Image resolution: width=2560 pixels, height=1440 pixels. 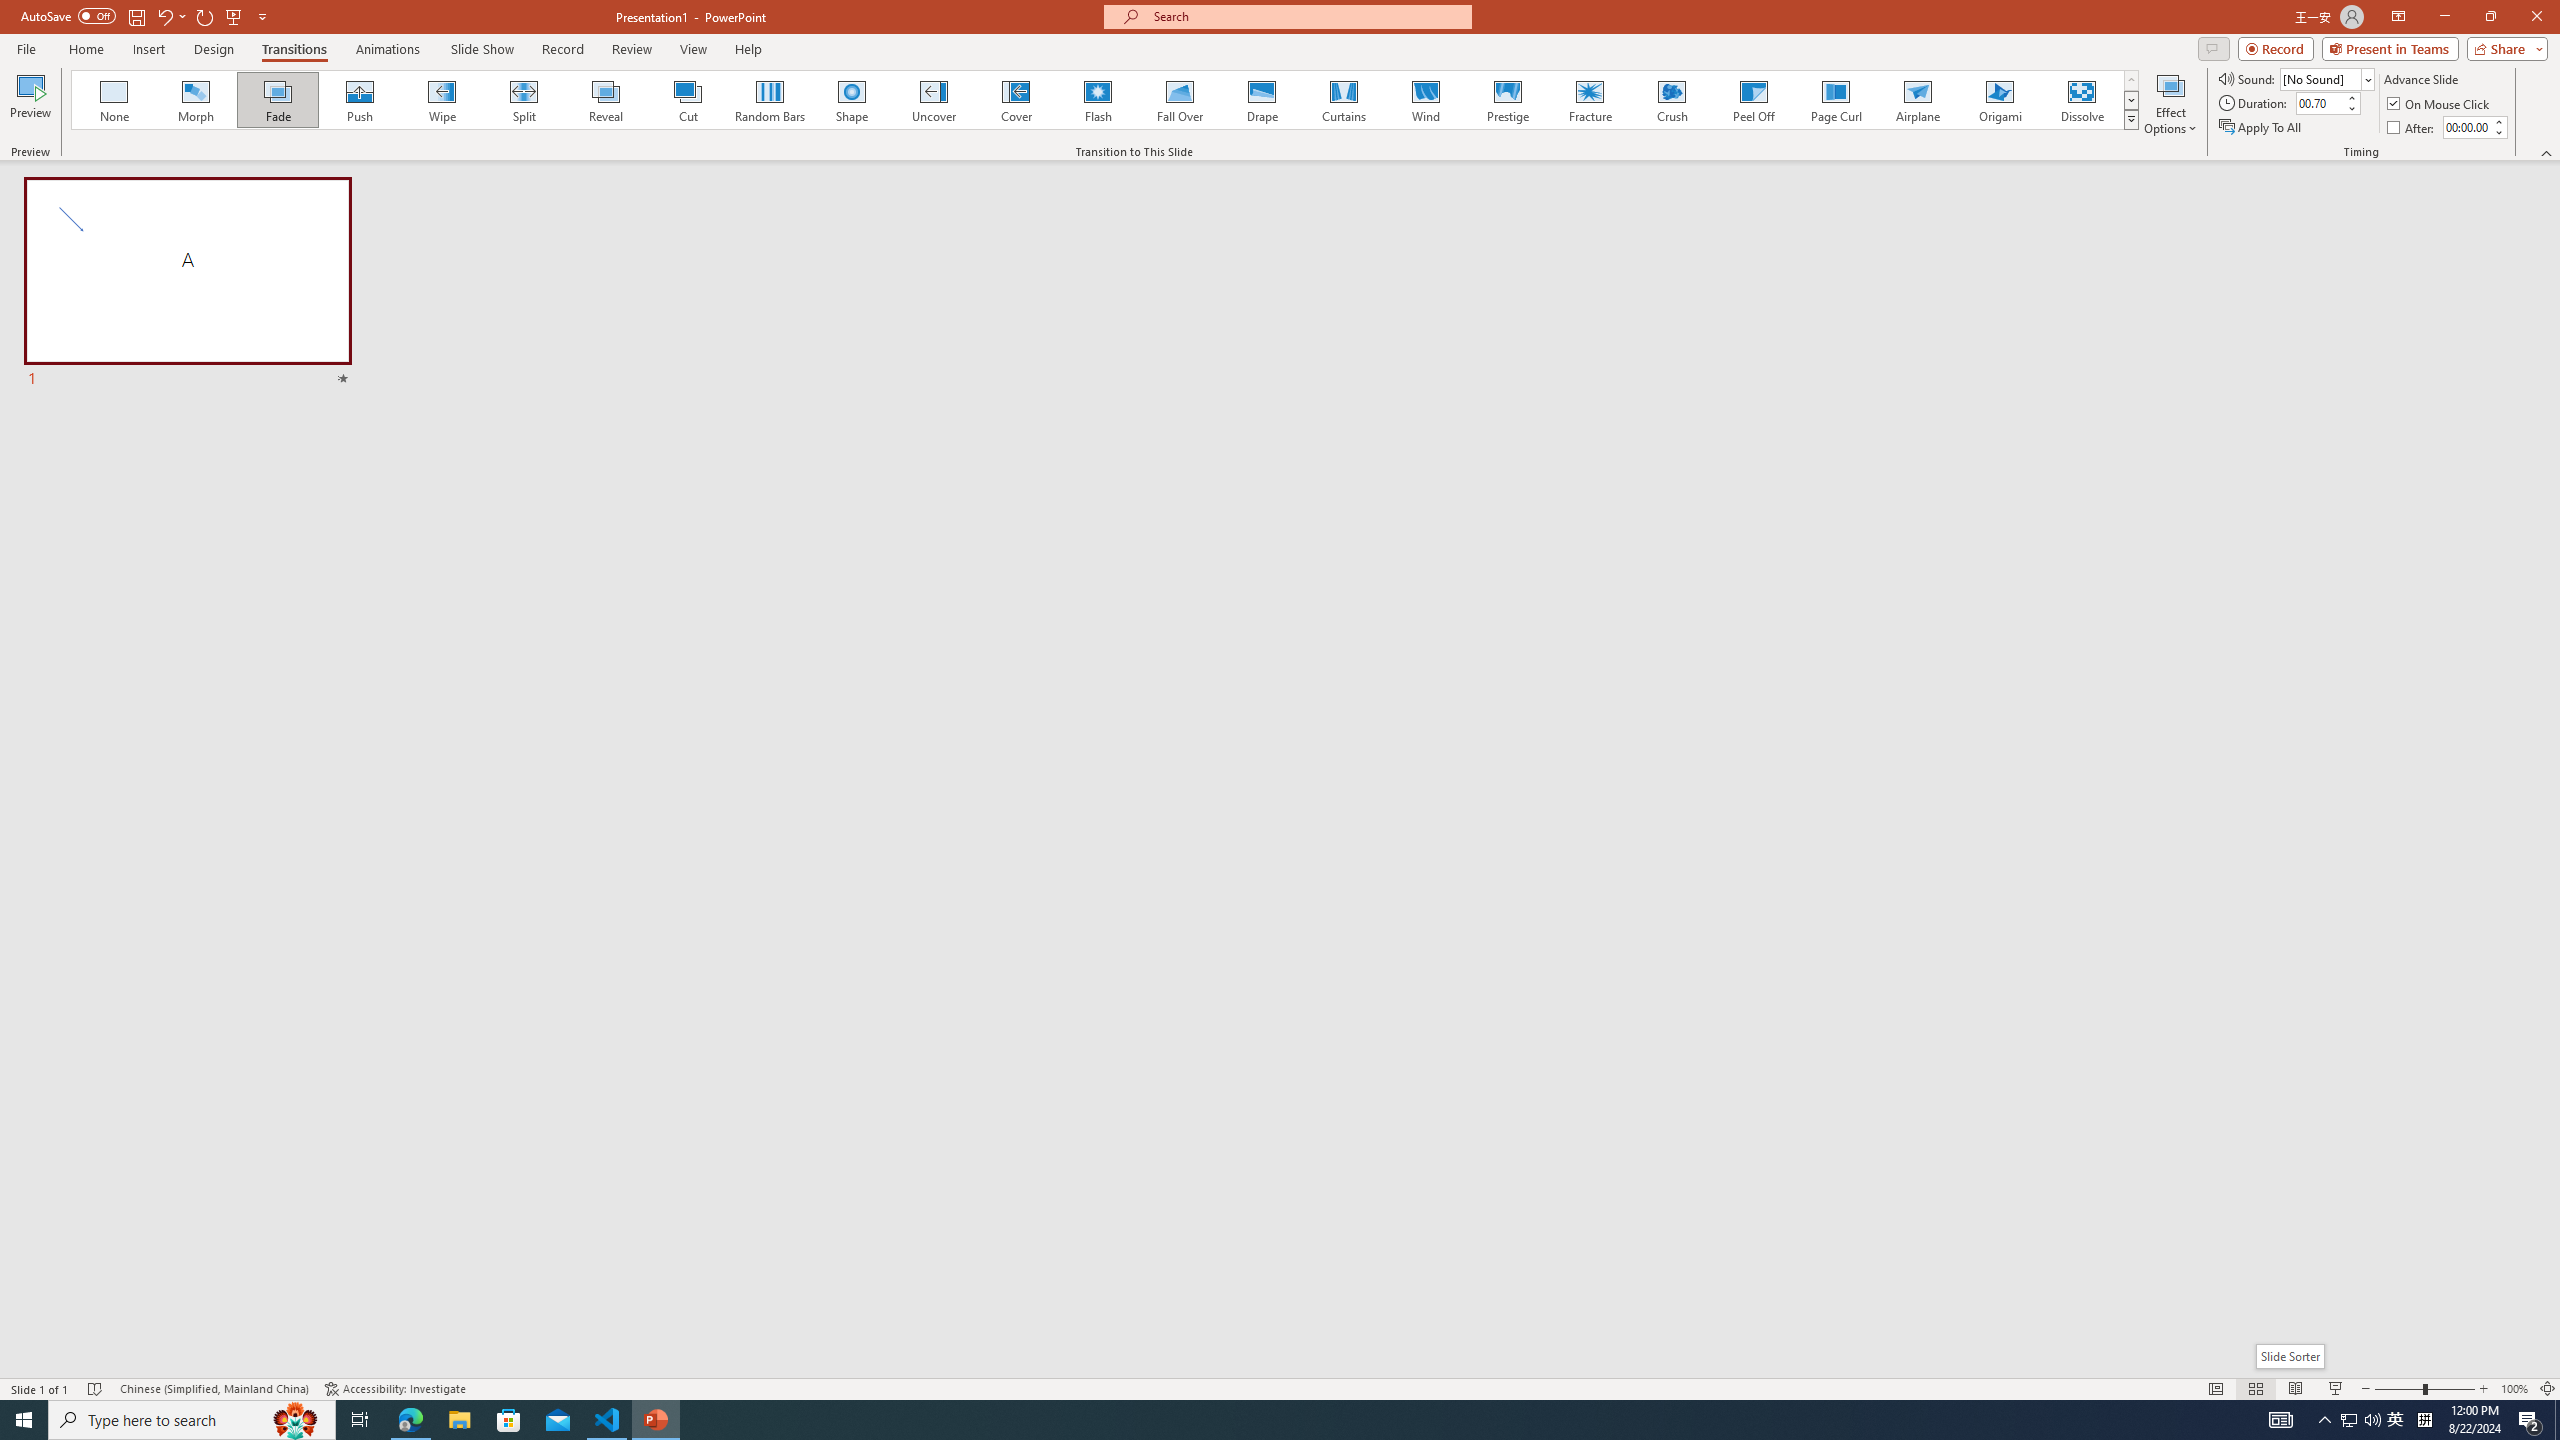 What do you see at coordinates (523, 99) in the screenshot?
I see `'Split'` at bounding box center [523, 99].